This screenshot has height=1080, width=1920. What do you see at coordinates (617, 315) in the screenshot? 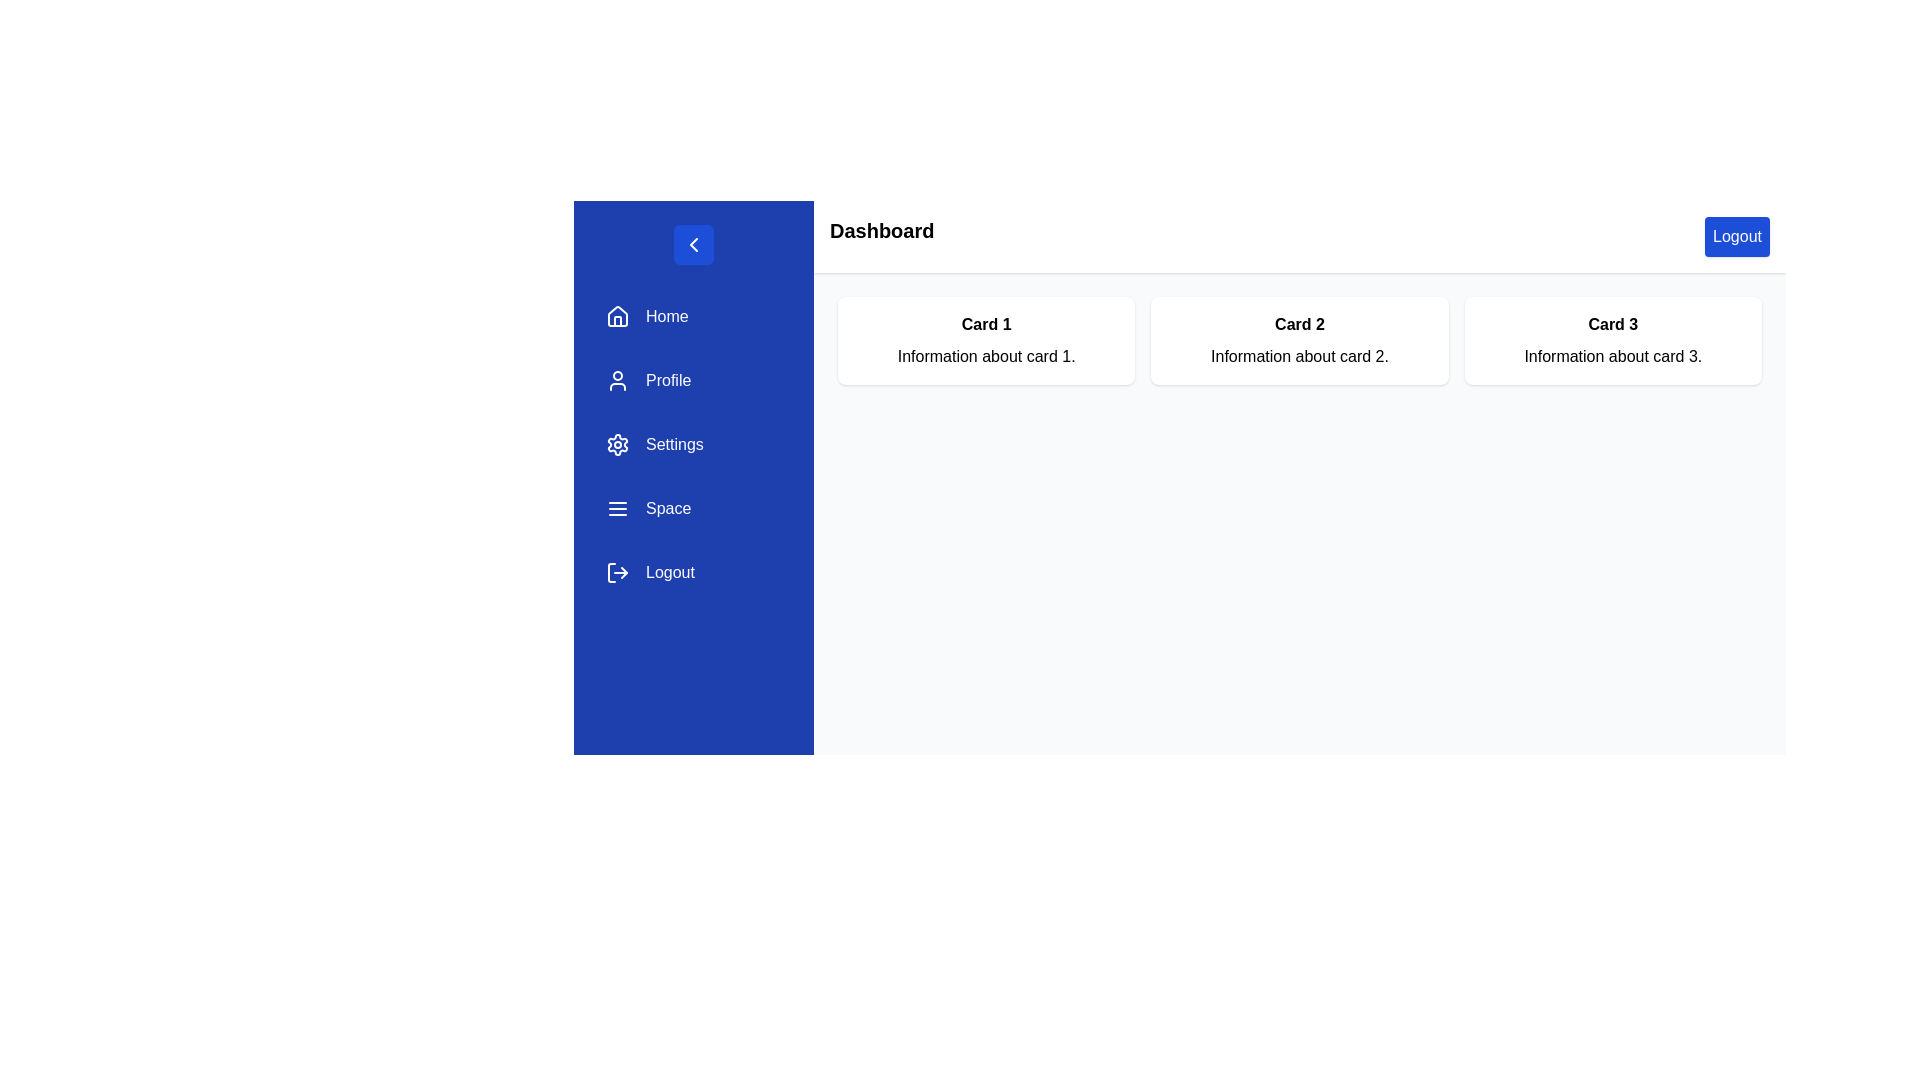
I see `the 'Home' icon, which is a simple geometric design resembling a house, located in the left vertical navigation bar` at bounding box center [617, 315].